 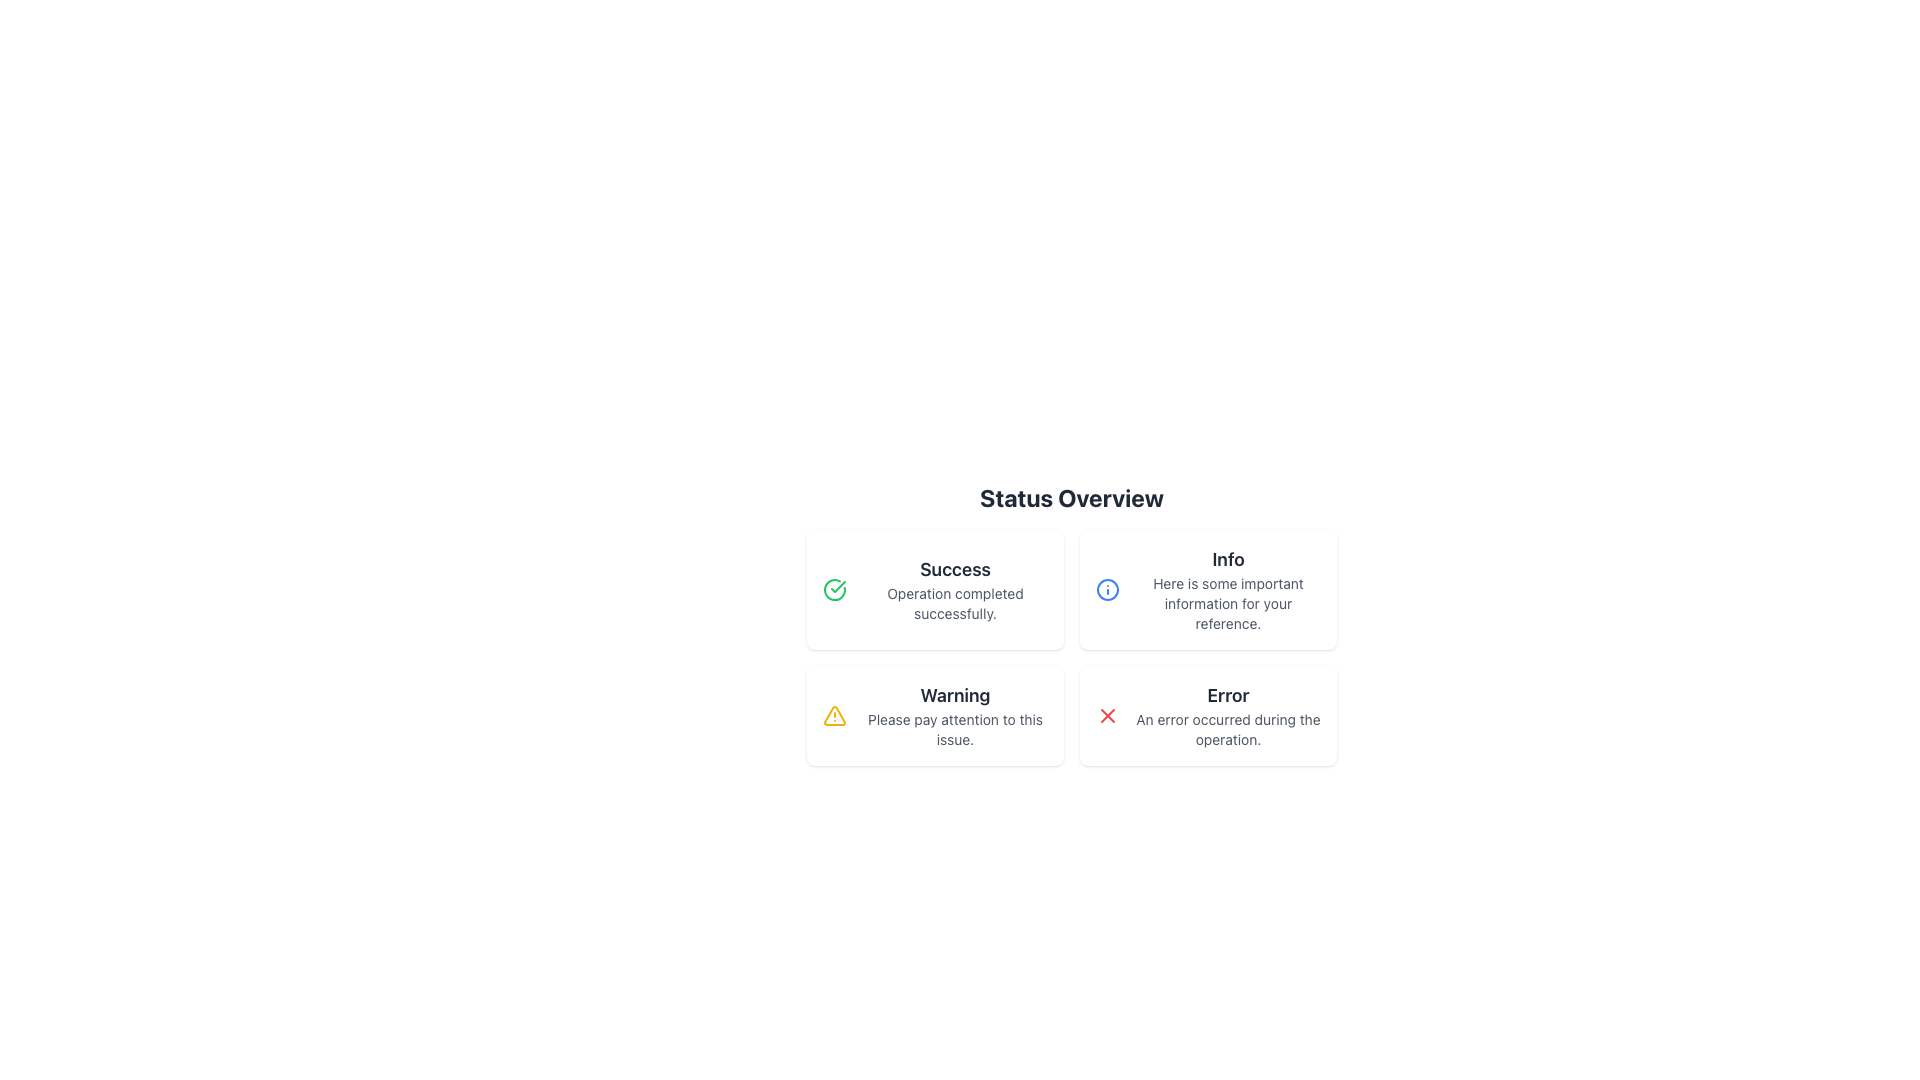 What do you see at coordinates (1227, 694) in the screenshot?
I see `the text label displaying 'Error' in bold, larger font size located in the 'Error' section of the Status Overview layout, specifically within the fourth card in the bottom-right corner` at bounding box center [1227, 694].